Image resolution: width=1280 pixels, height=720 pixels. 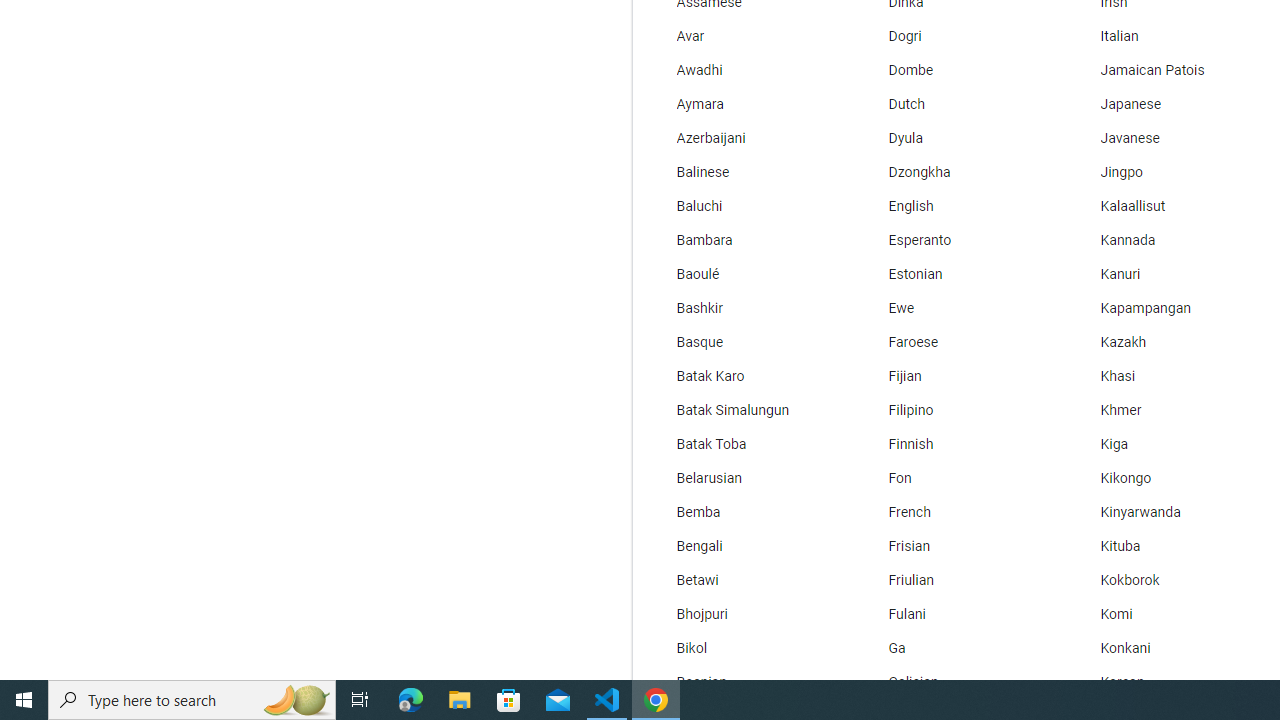 I want to click on 'Estonian', so click(x=956, y=275).